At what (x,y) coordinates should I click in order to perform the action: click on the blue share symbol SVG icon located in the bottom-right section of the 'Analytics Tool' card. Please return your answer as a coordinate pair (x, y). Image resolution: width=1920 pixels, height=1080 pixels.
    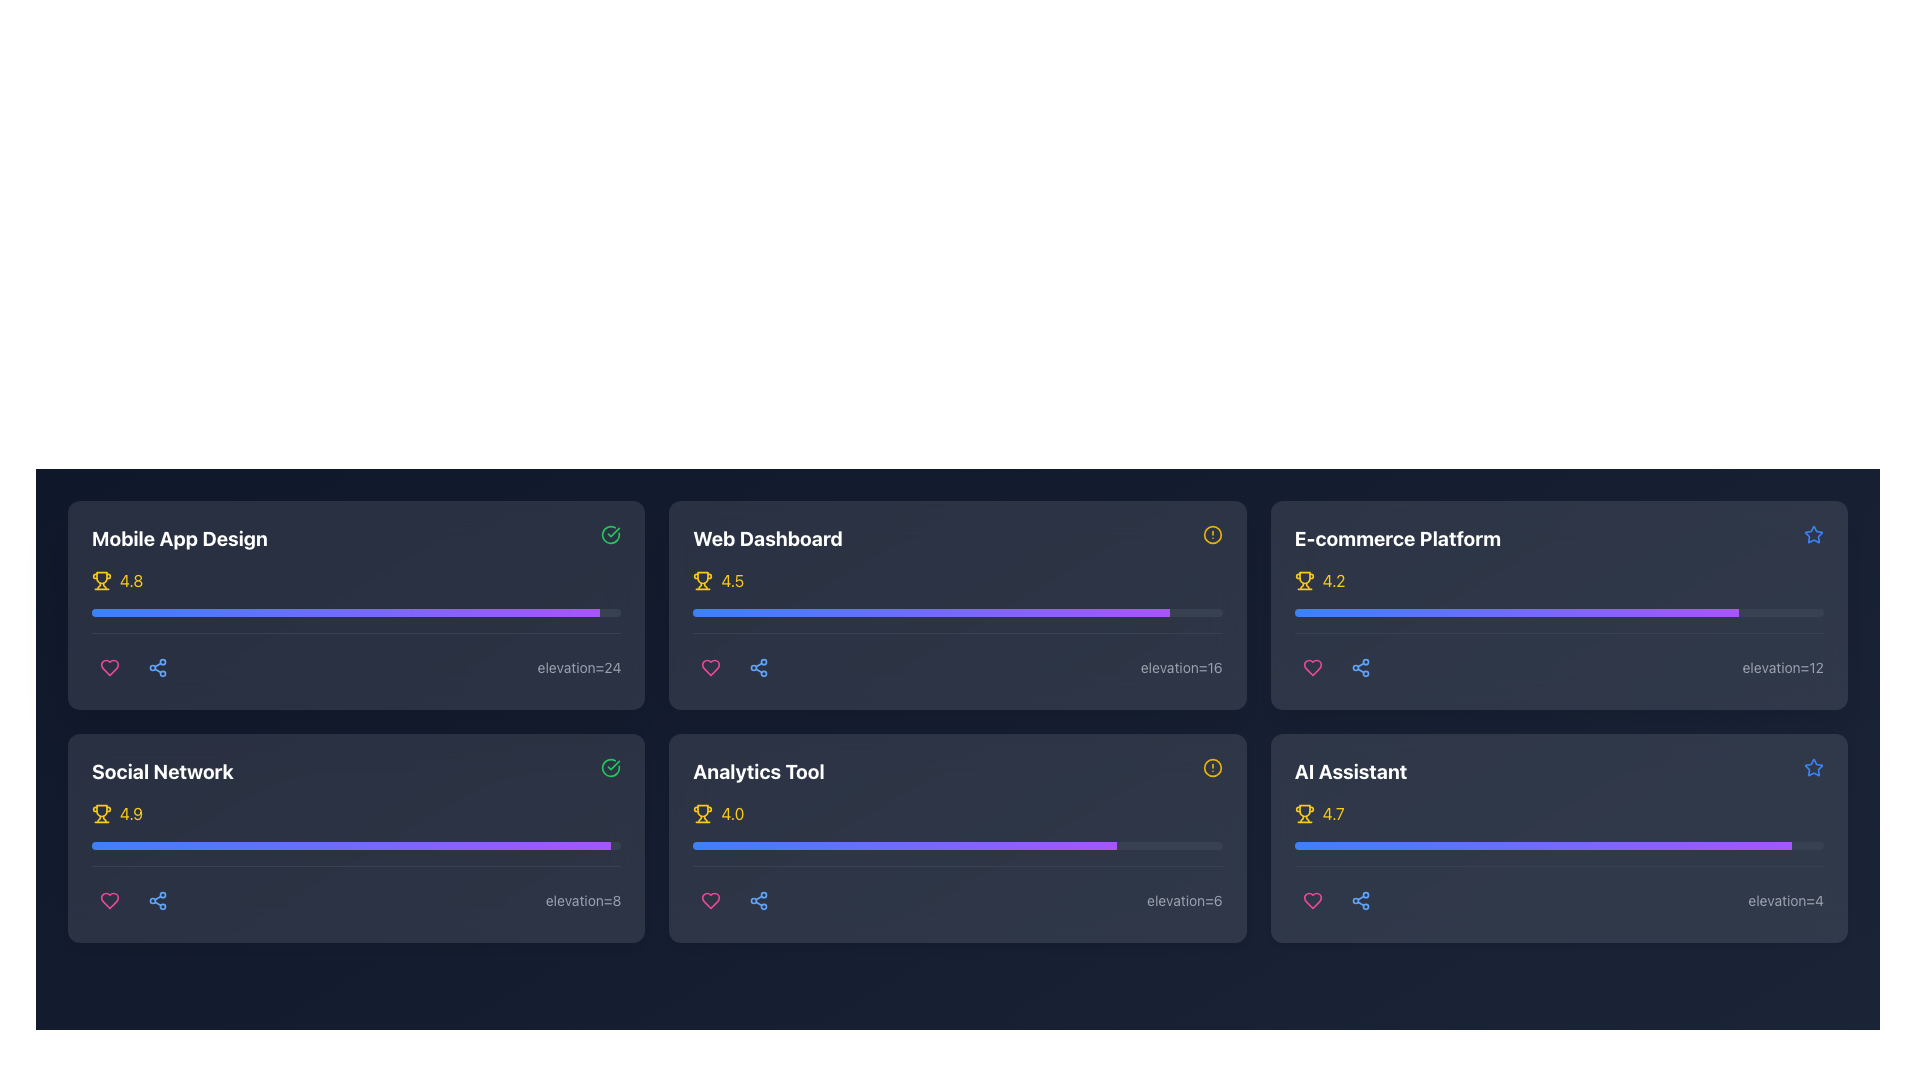
    Looking at the image, I should click on (758, 901).